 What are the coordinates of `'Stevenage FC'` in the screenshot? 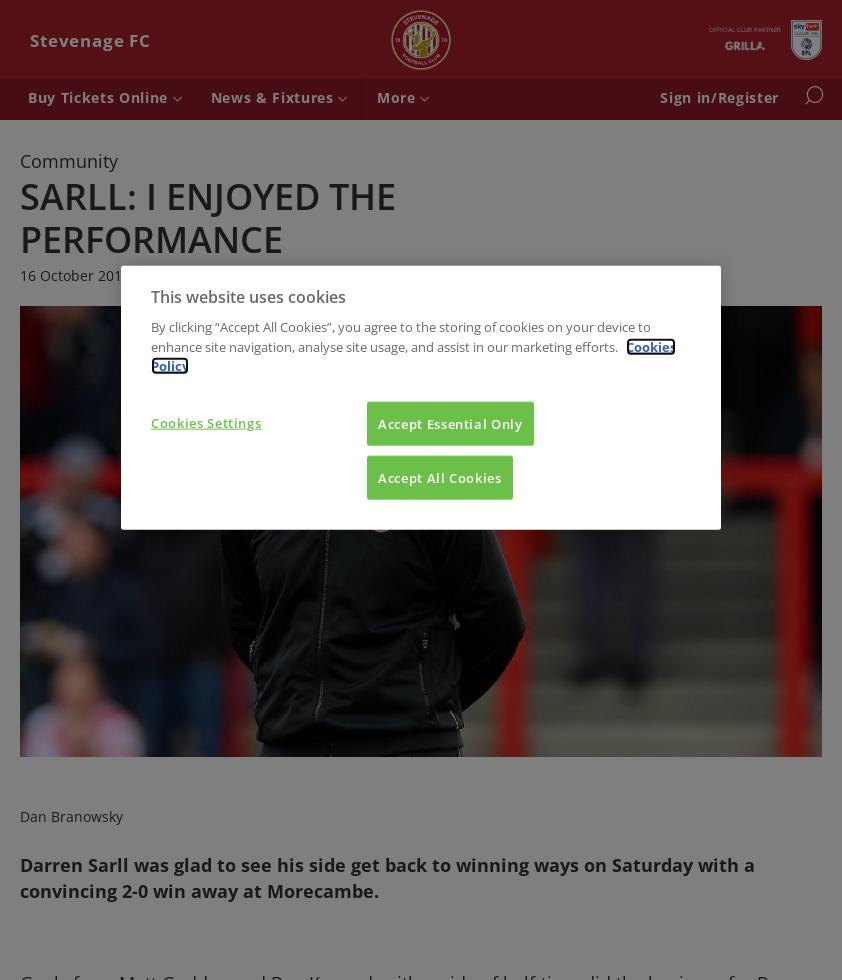 It's located at (89, 39).